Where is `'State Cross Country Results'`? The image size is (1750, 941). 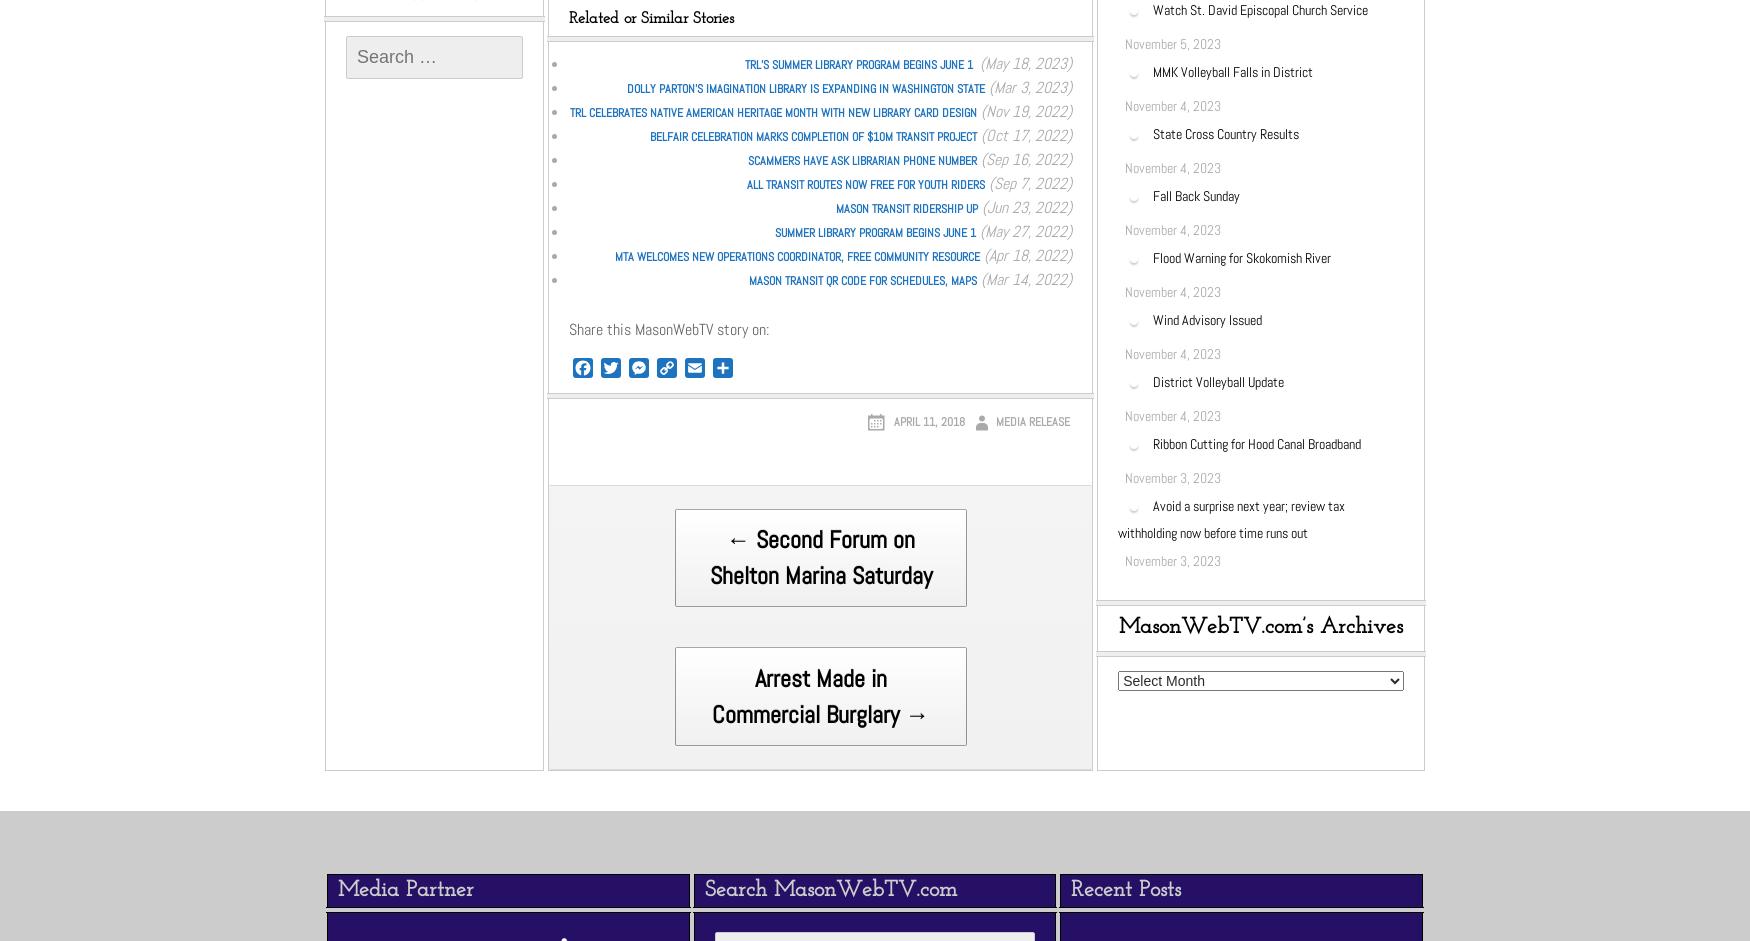 'State Cross Country Results' is located at coordinates (1226, 131).